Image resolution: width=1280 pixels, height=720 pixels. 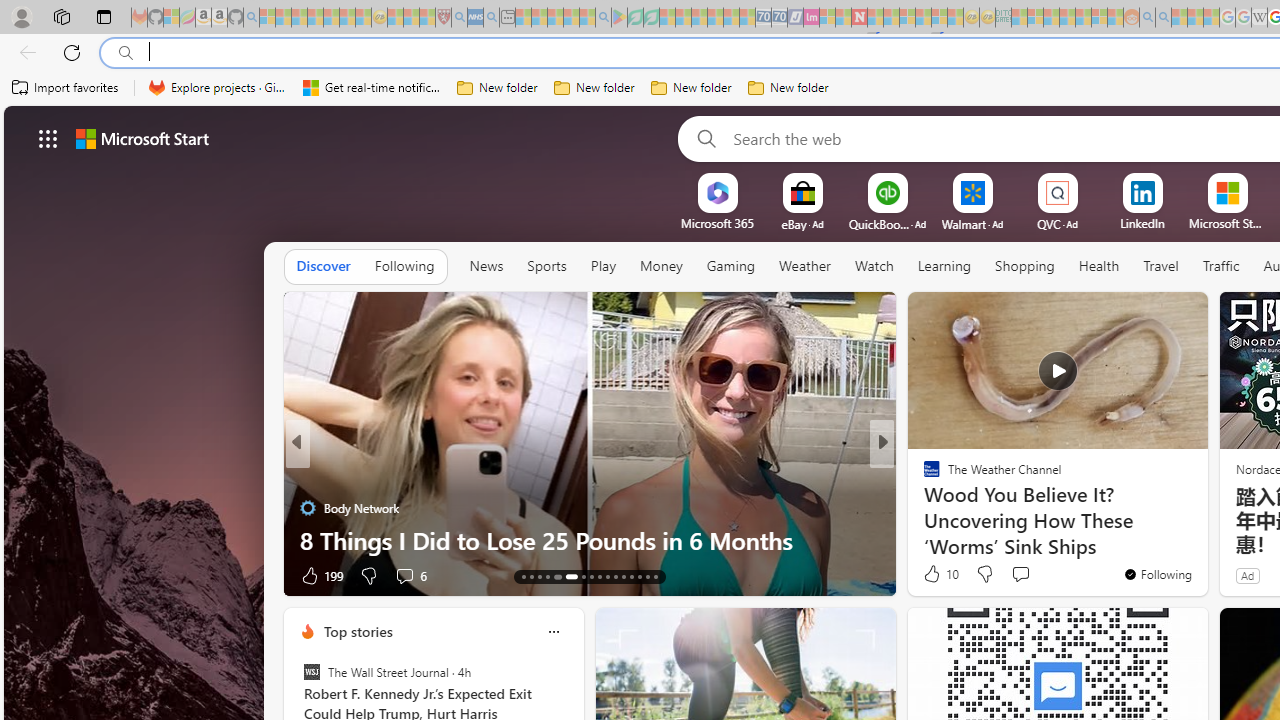 What do you see at coordinates (48, 137) in the screenshot?
I see `'App launcher'` at bounding box center [48, 137].